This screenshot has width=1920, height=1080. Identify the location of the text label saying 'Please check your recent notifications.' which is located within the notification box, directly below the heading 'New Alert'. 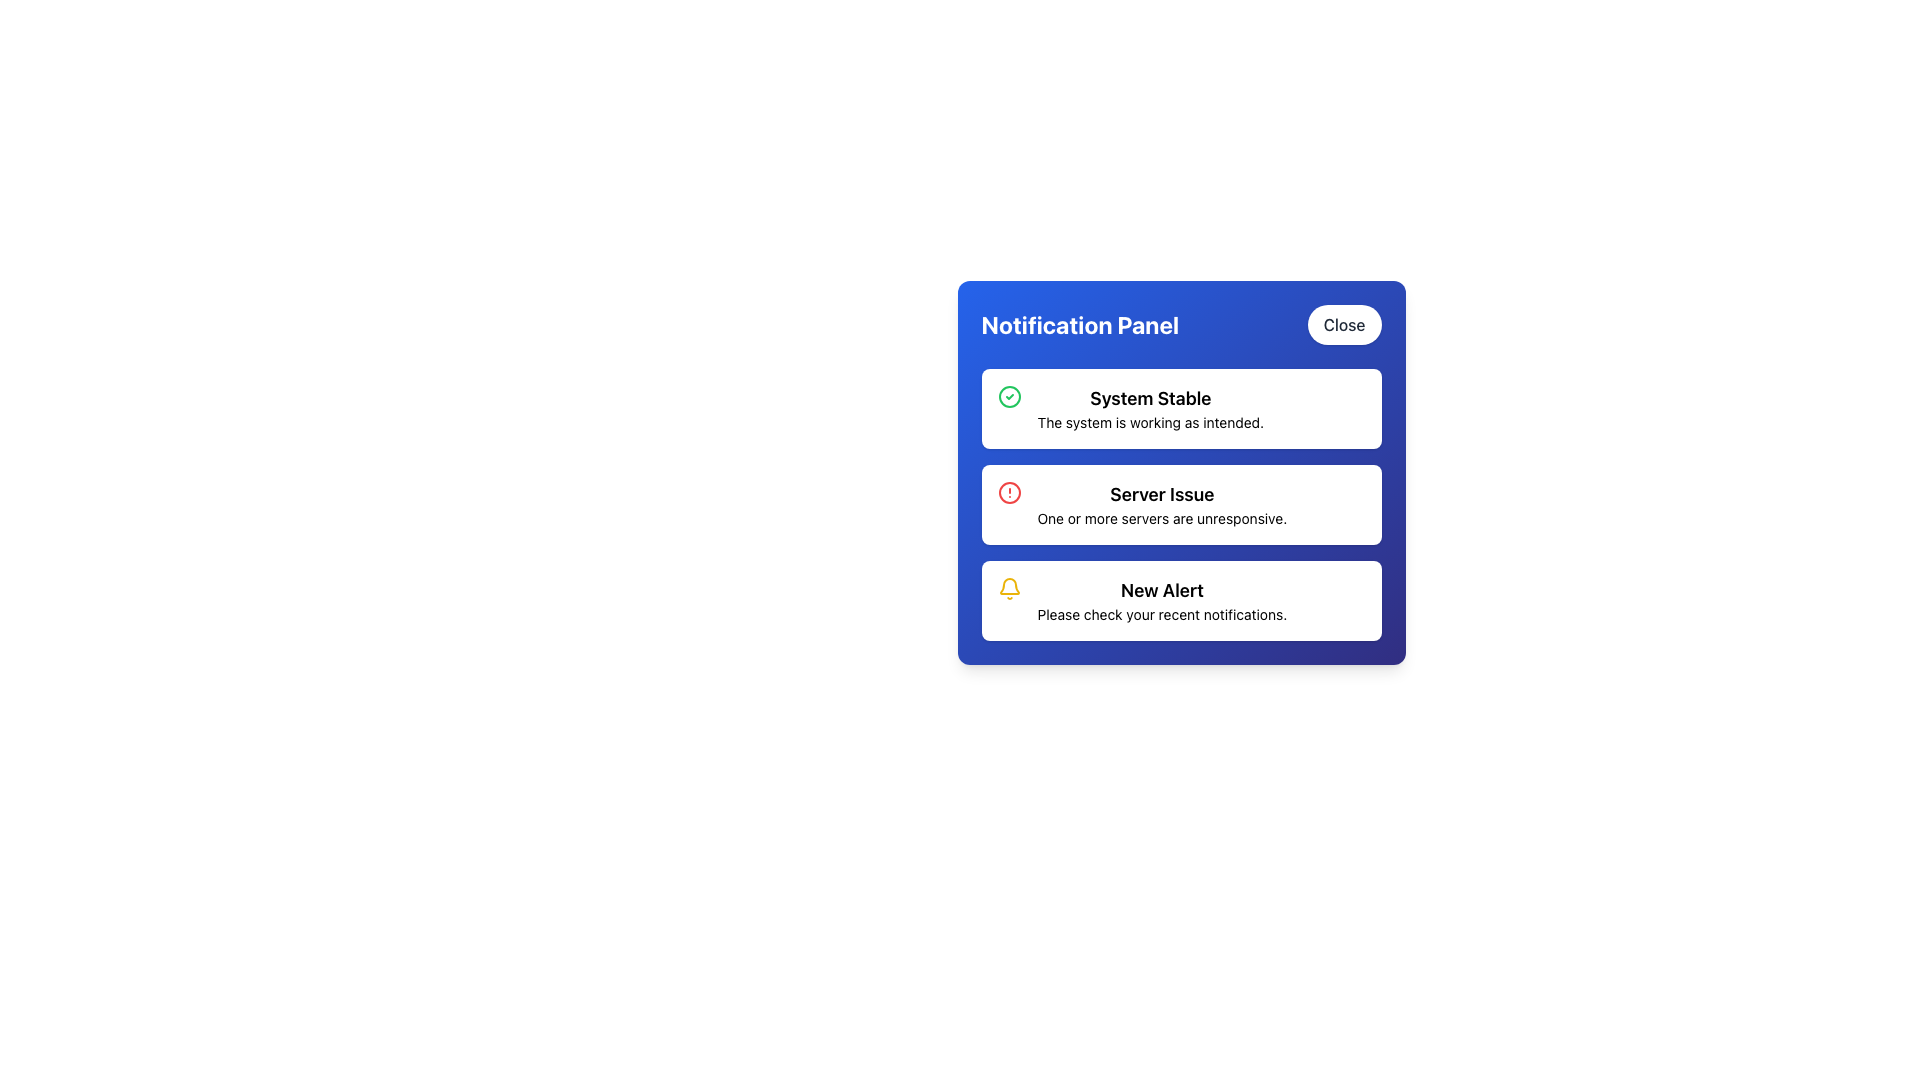
(1162, 613).